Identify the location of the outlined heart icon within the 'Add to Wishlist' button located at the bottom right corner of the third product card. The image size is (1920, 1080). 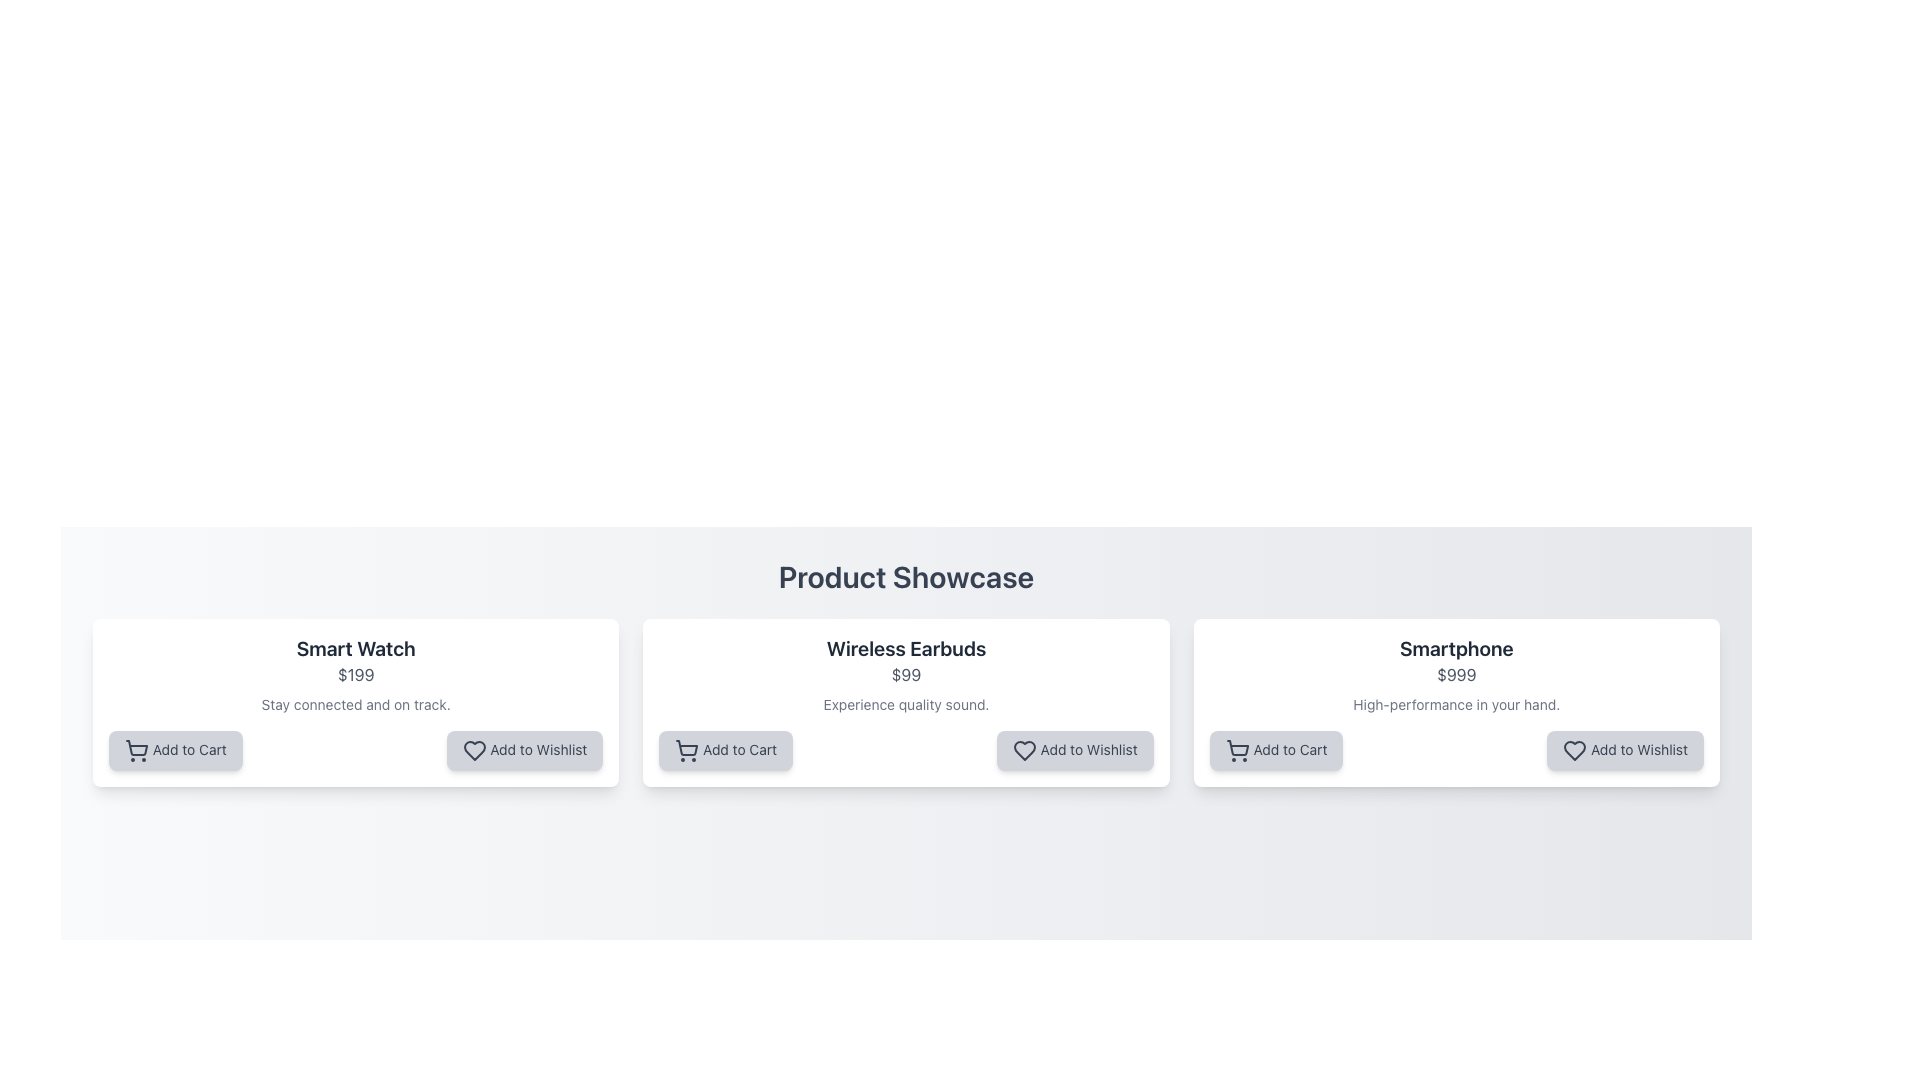
(1574, 751).